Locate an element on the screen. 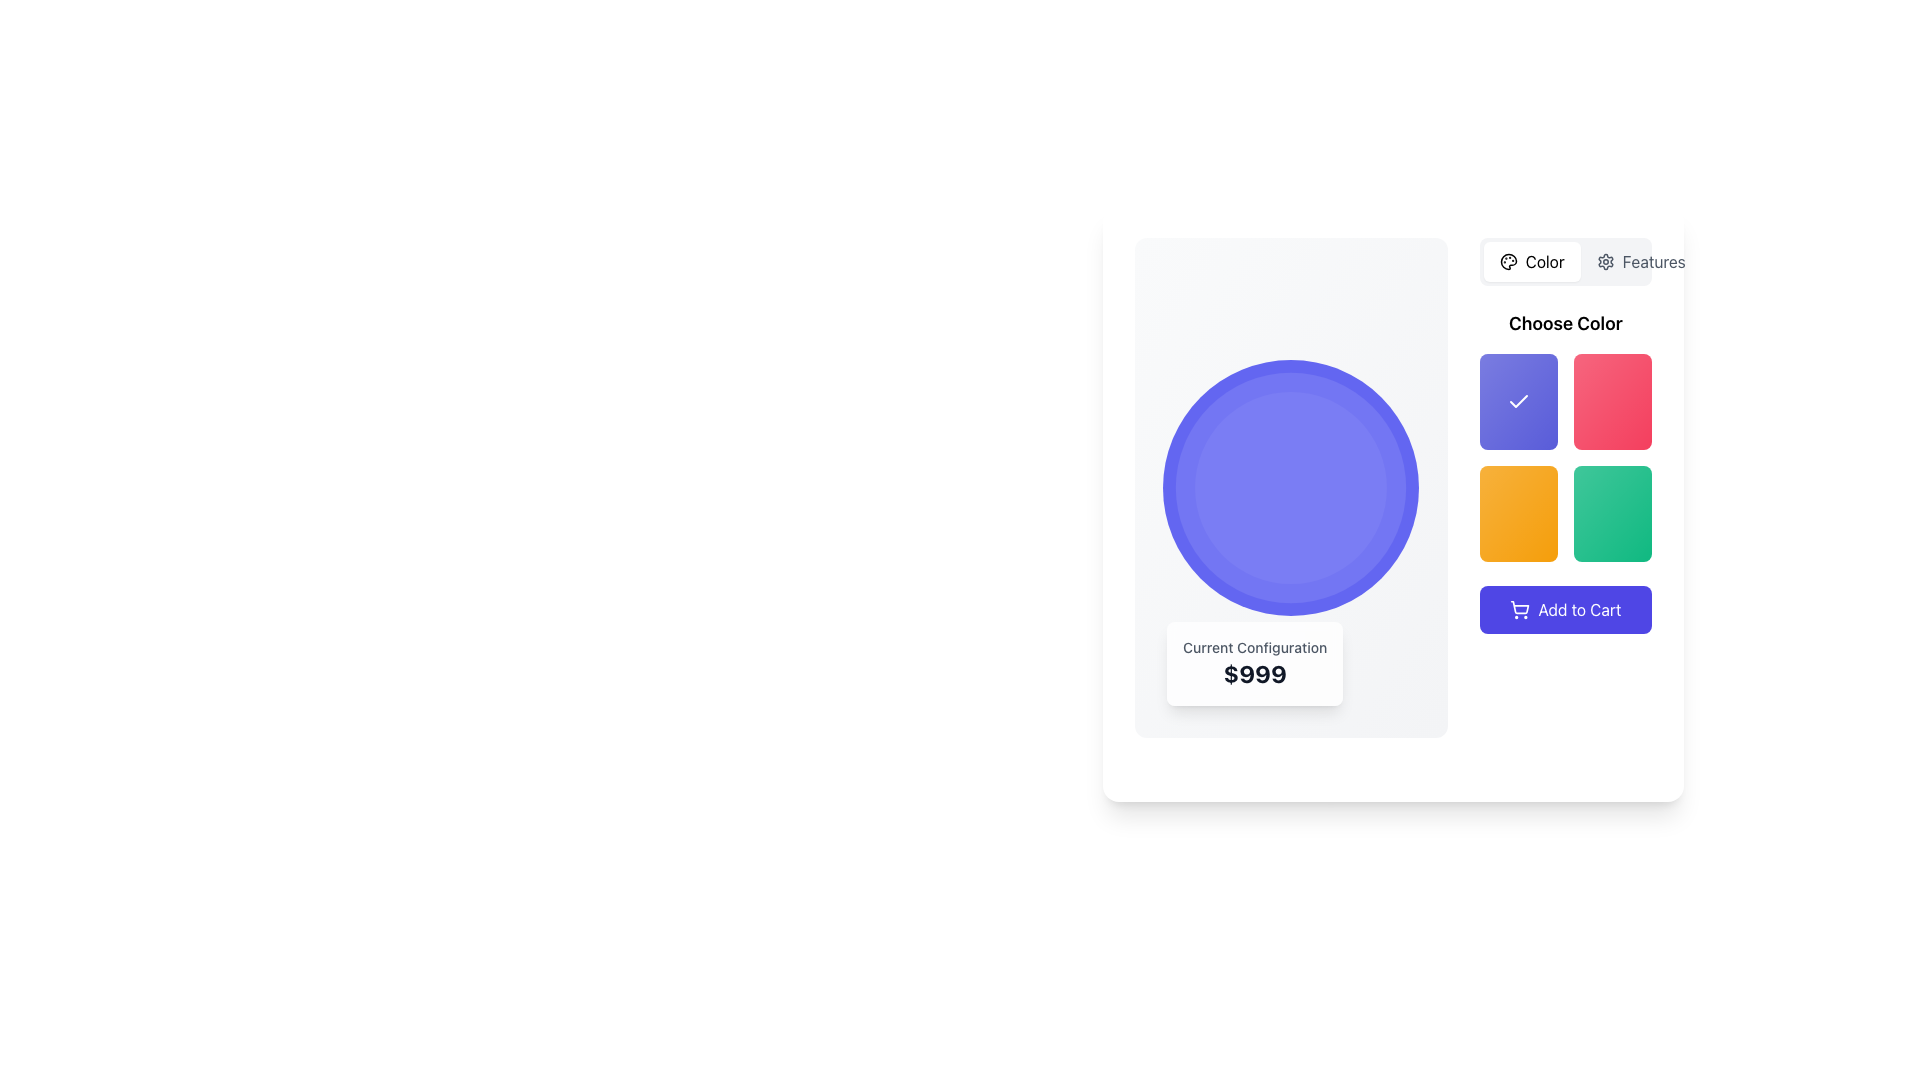 This screenshot has width=1920, height=1080. the decorative circular violet disc element located in the center of a section labeled 'Current Configuration' with a price tag '$999' is located at coordinates (1291, 488).